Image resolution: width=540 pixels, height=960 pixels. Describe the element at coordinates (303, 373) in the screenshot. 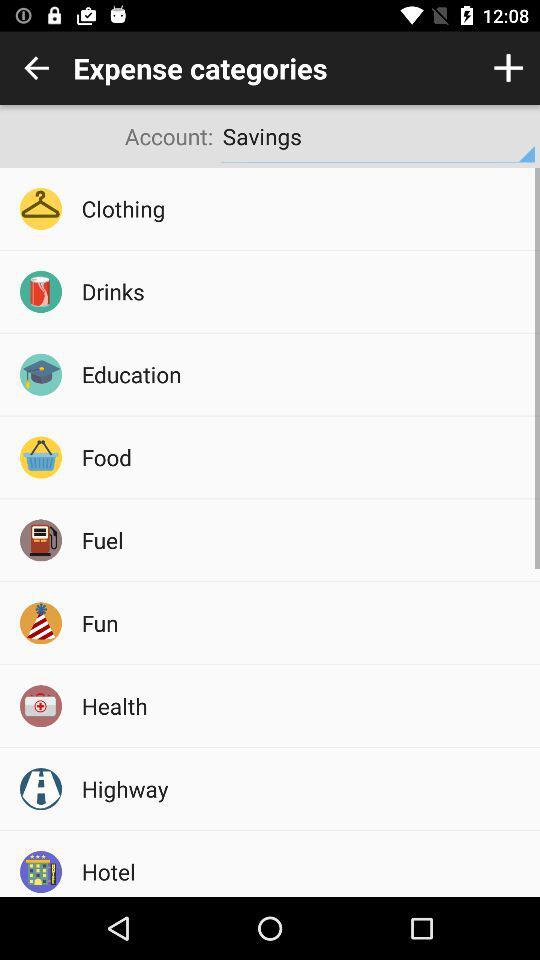

I see `education item` at that location.